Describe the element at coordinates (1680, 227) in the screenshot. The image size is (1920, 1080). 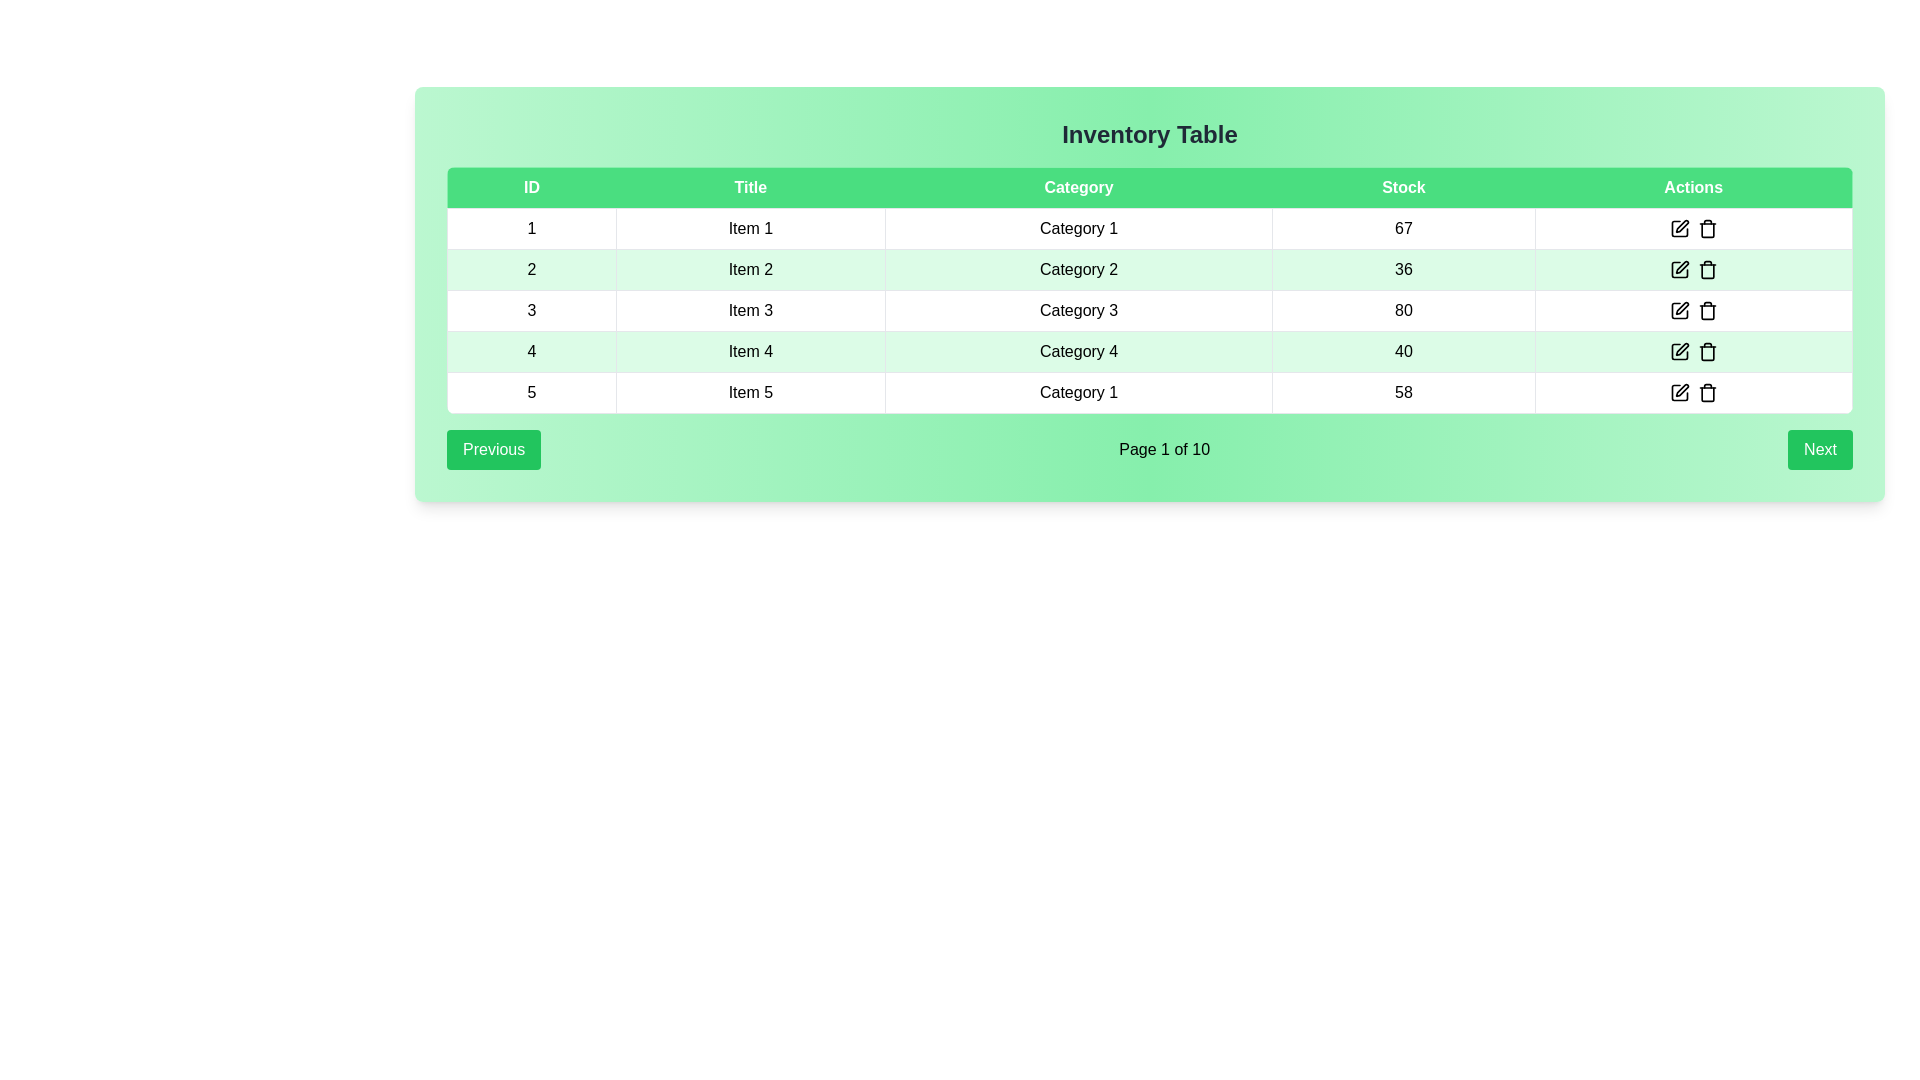
I see `the edit action icon button located in the 'Actions' column of the first row in the inventory table to initiate an edit action` at that location.